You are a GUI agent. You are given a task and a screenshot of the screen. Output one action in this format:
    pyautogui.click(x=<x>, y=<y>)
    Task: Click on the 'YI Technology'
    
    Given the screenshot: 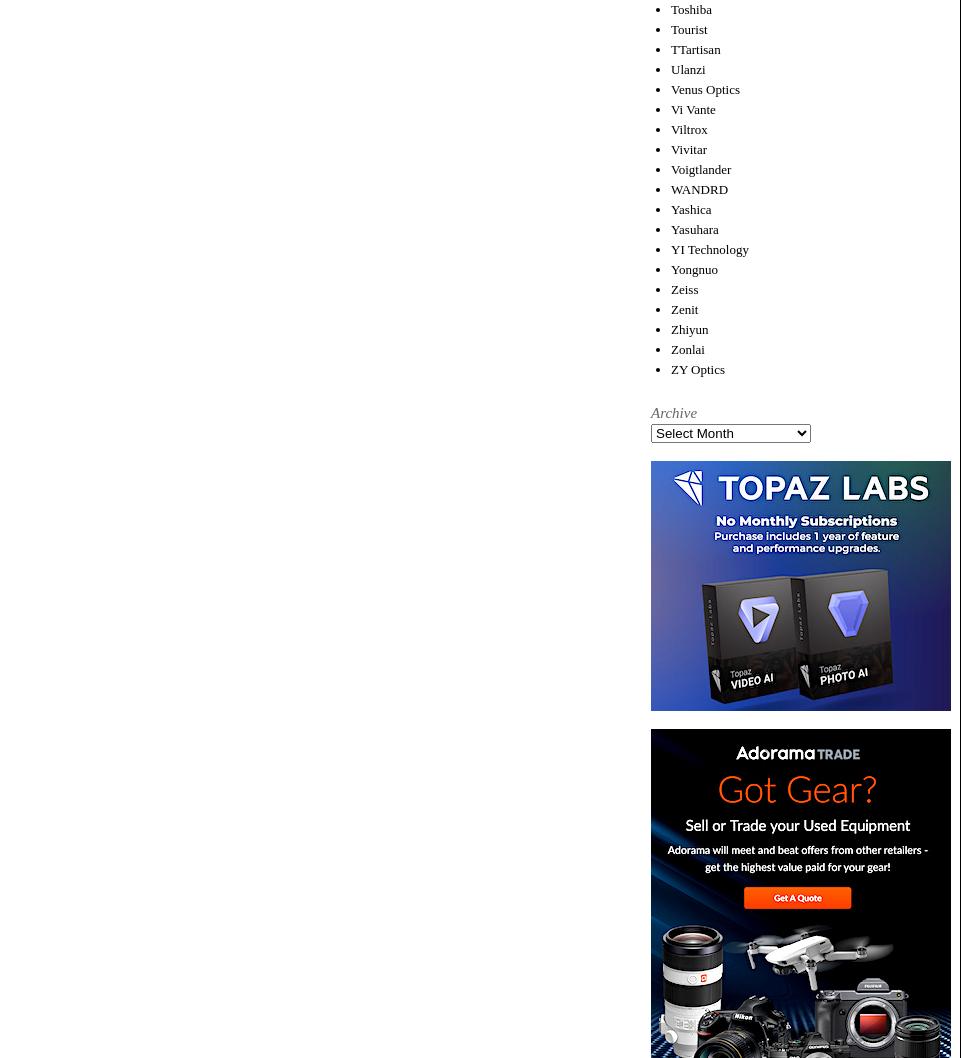 What is the action you would take?
    pyautogui.click(x=709, y=248)
    